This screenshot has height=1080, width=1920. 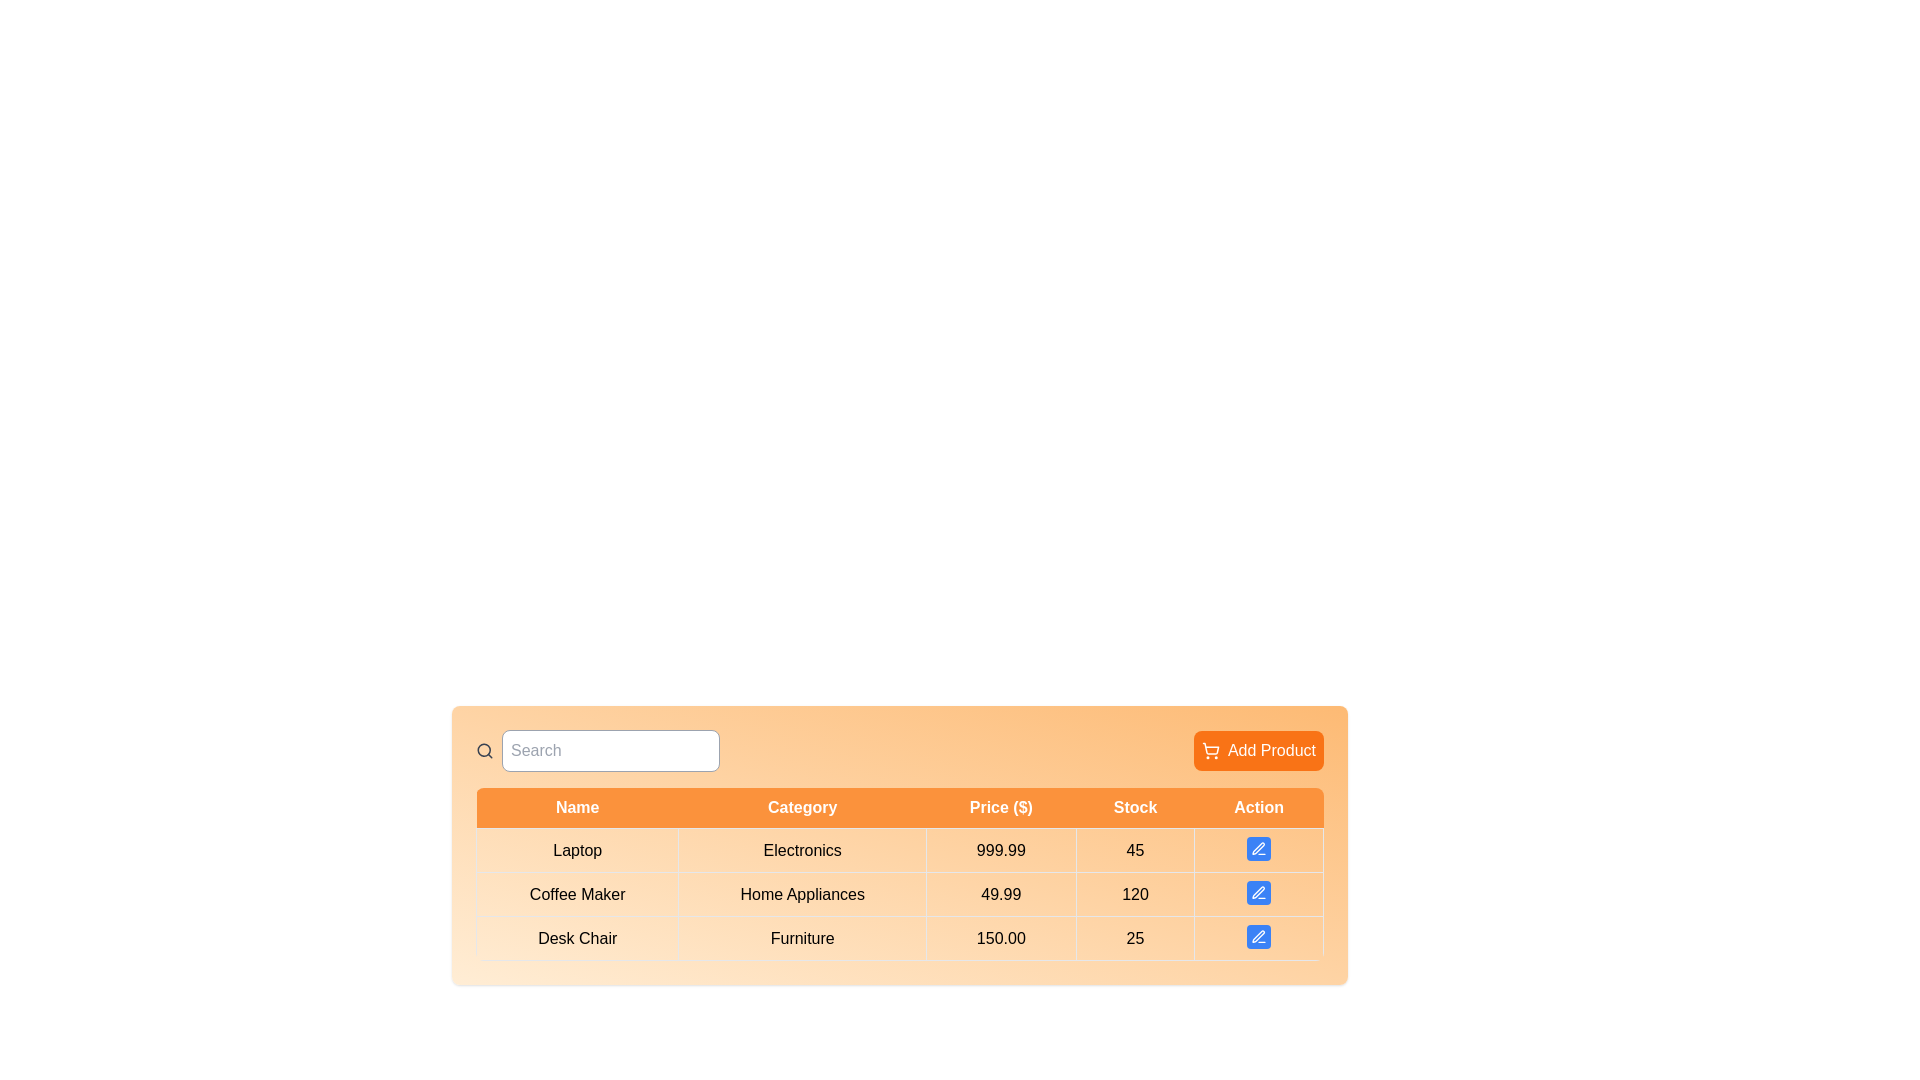 What do you see at coordinates (576, 807) in the screenshot?
I see `the 'Name' column header in the table, which is the first header element located to the far left, adjacent to the 'Category' header` at bounding box center [576, 807].